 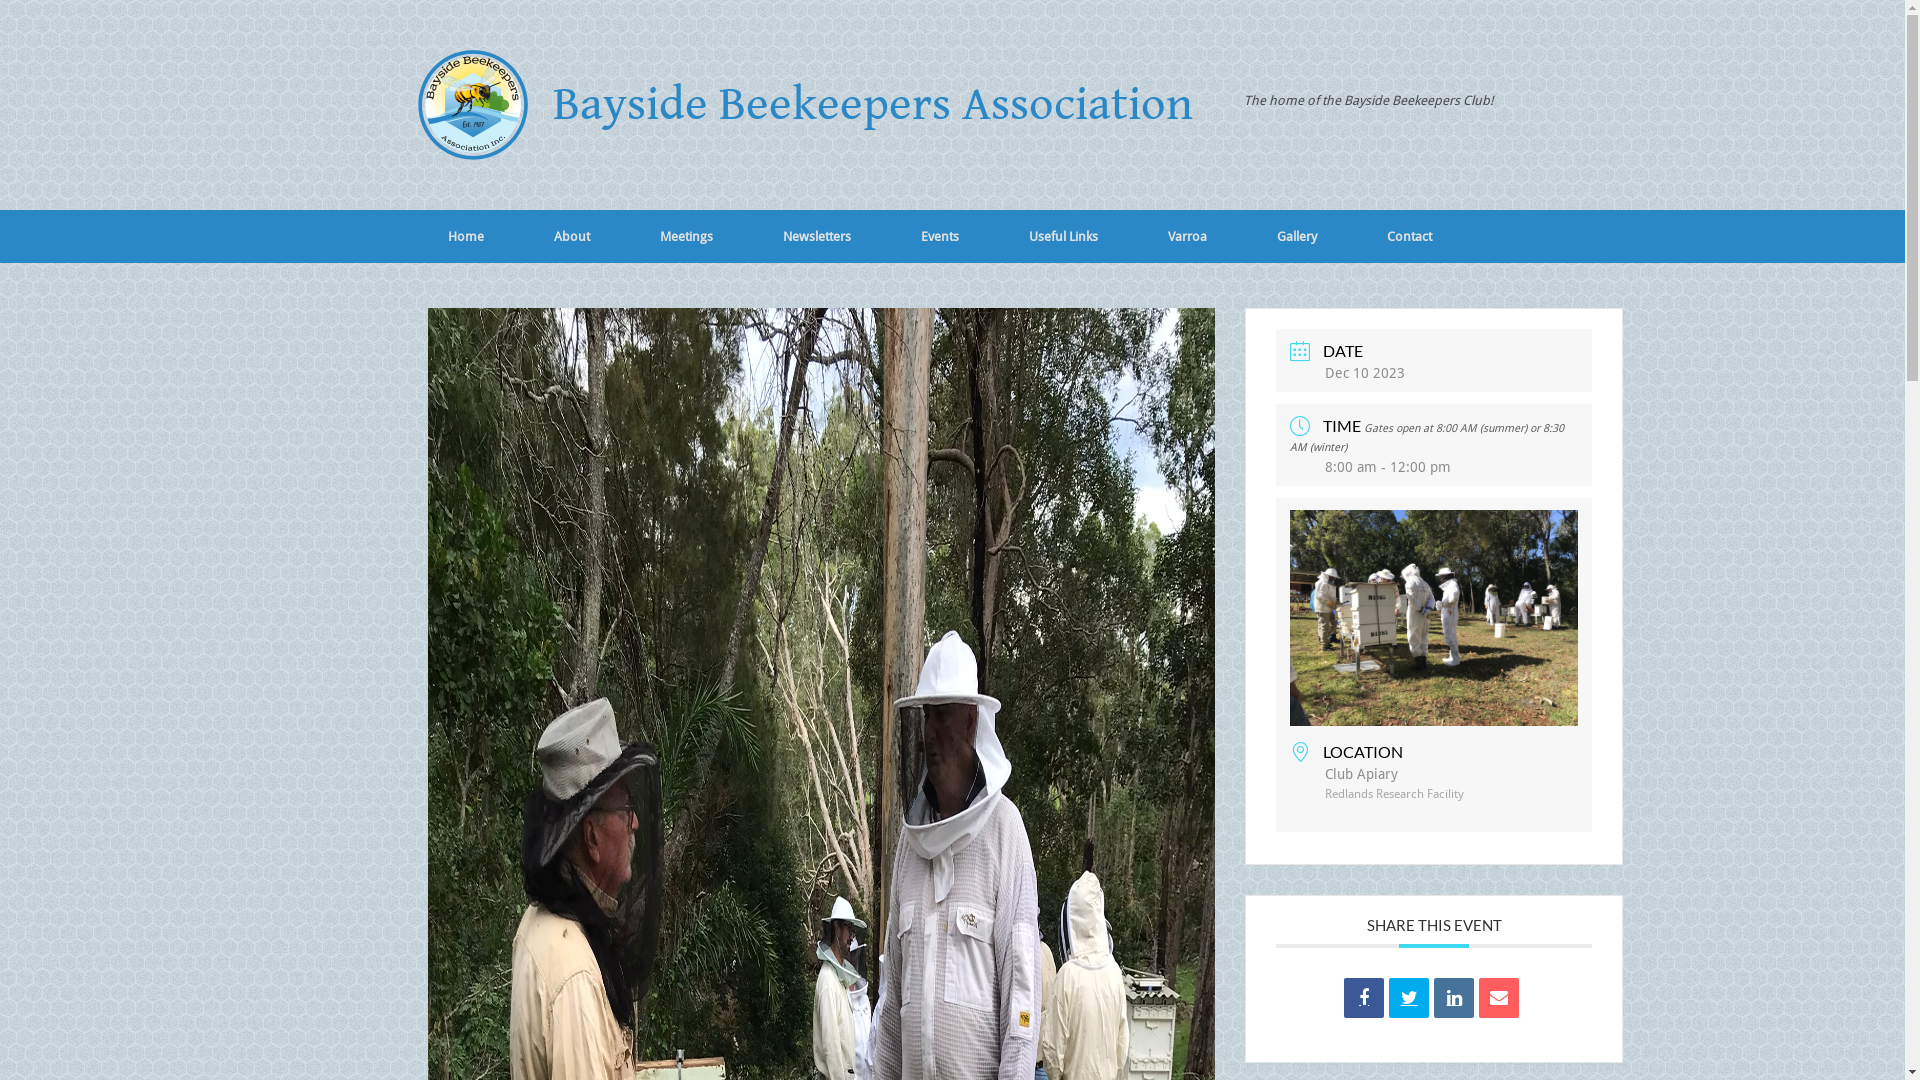 I want to click on 'Linkedin', so click(x=1454, y=998).